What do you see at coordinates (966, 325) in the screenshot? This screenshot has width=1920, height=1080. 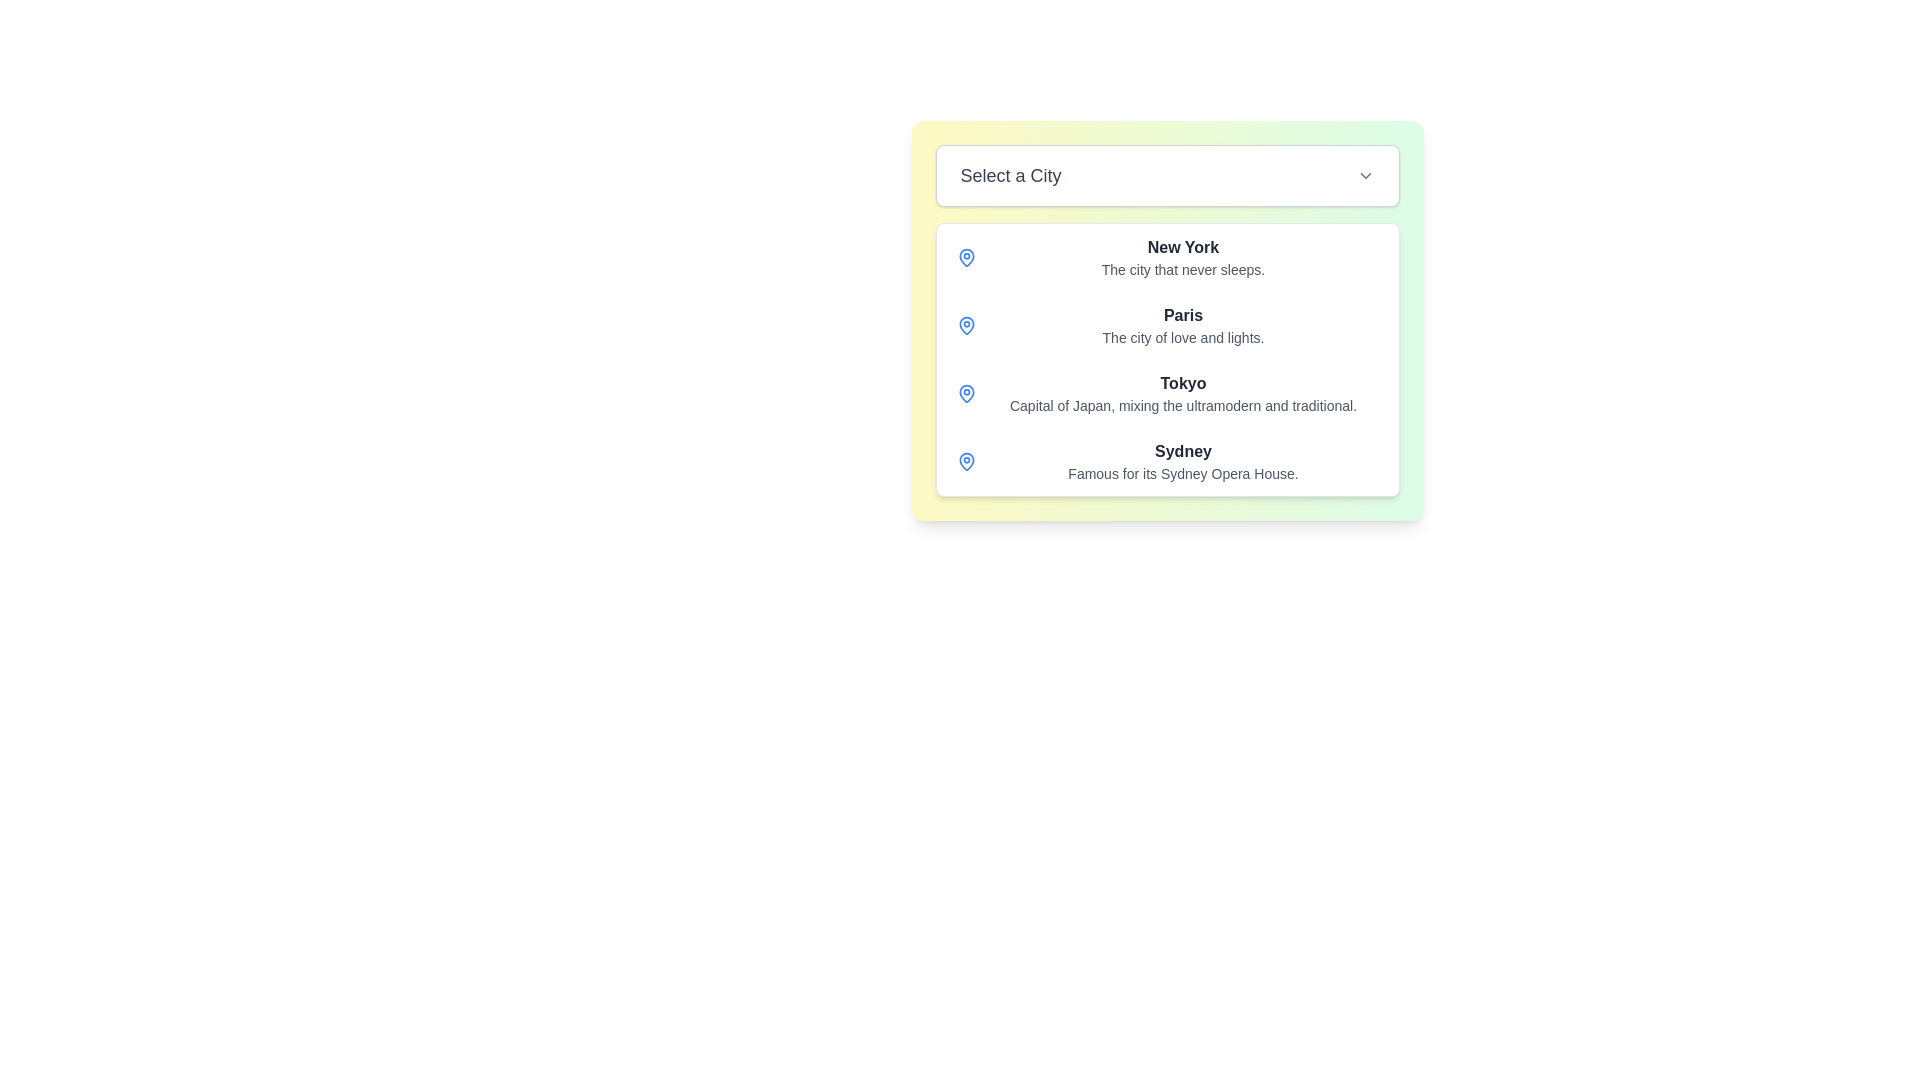 I see `the map pin icon, which is styled with a blue stroke and is outlined with no background fill, located at the second position in the vertical list preceding the text 'Paris'` at bounding box center [966, 325].